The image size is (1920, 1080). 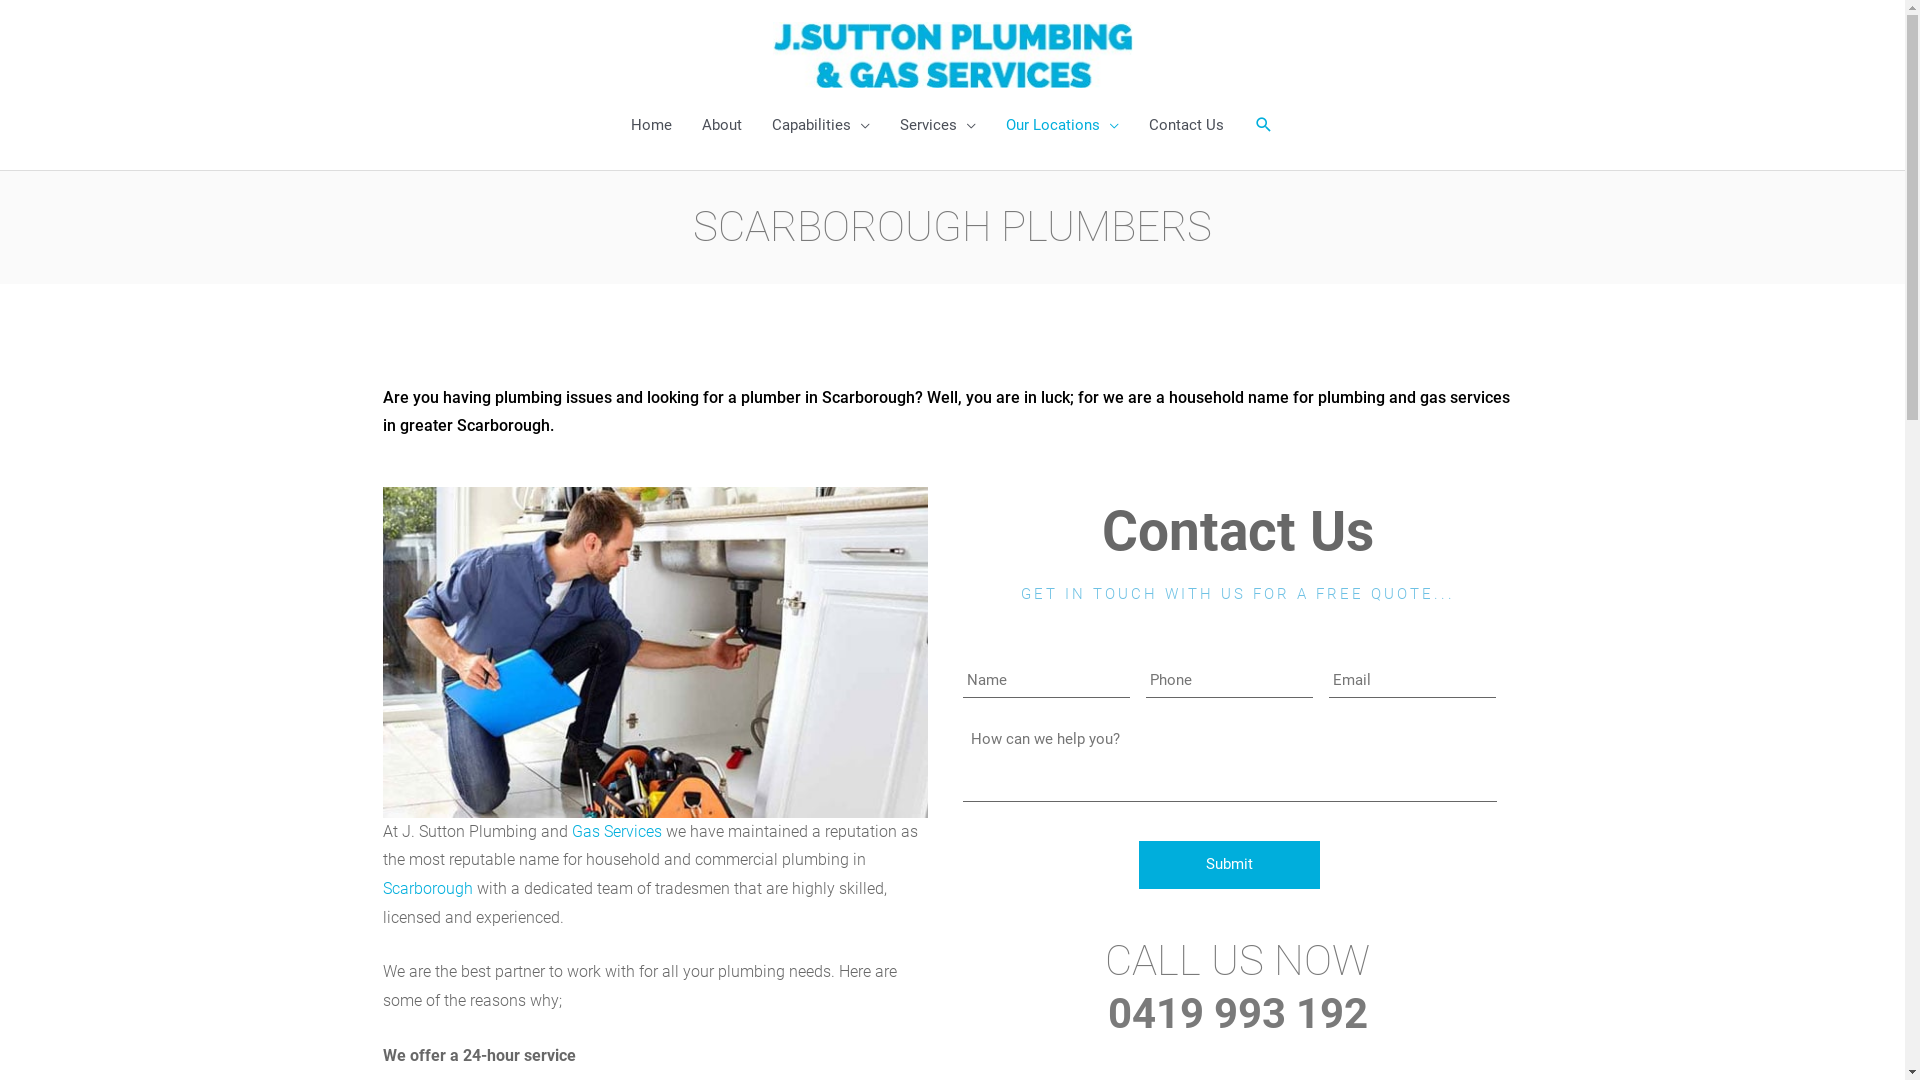 What do you see at coordinates (936, 124) in the screenshot?
I see `'Services'` at bounding box center [936, 124].